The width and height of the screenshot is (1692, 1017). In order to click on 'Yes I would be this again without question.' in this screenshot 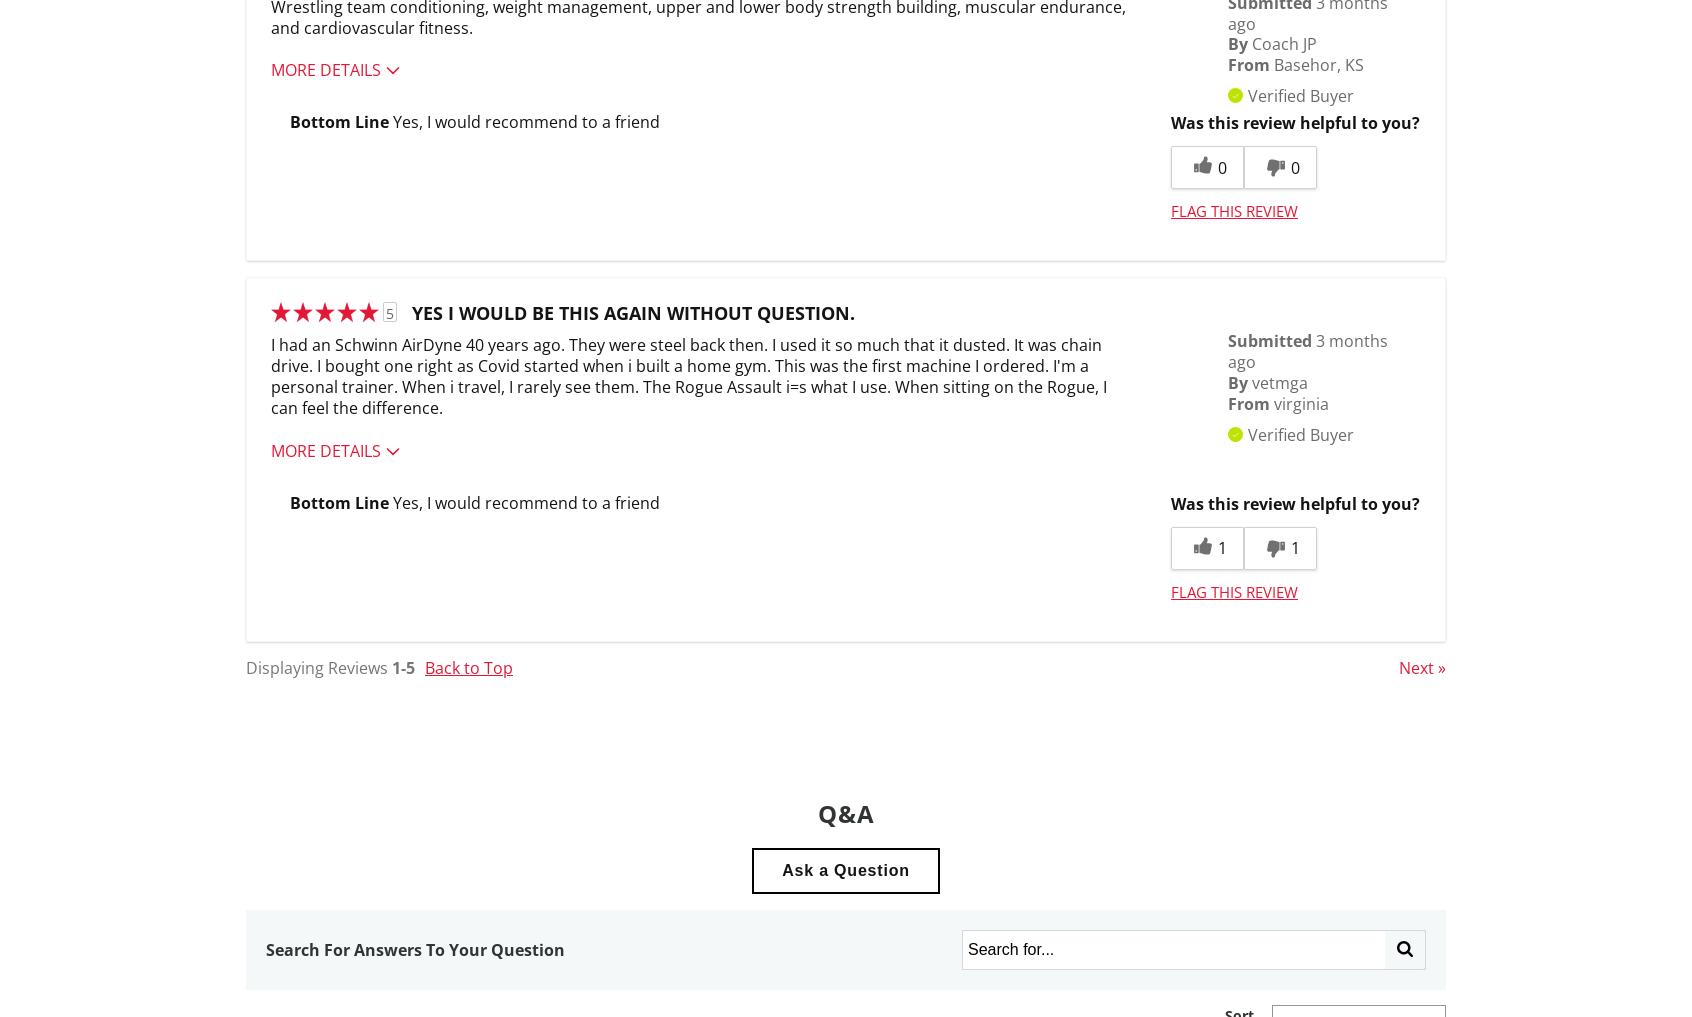, I will do `click(412, 313)`.